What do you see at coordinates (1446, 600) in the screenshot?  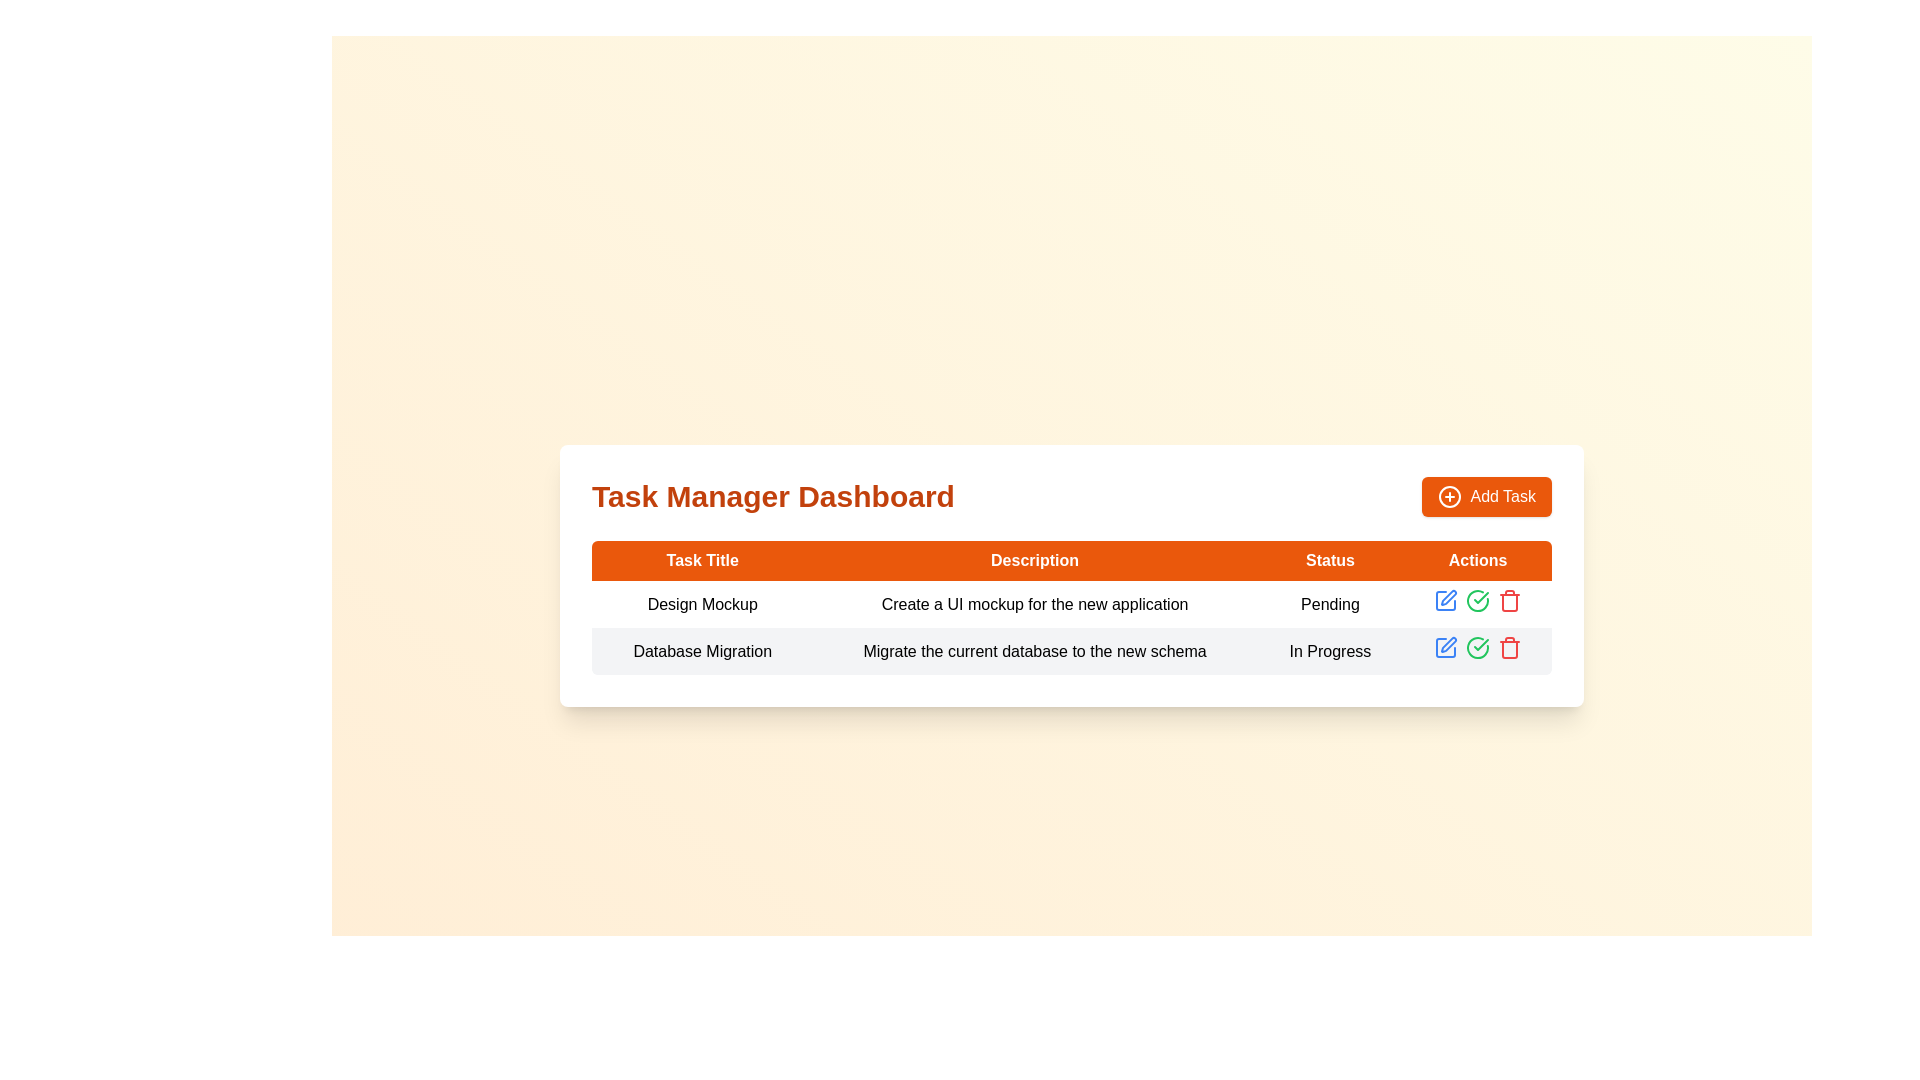 I see `the edit button located in the 'Actions' column of the first row of the table to initiate the editing mode` at bounding box center [1446, 600].